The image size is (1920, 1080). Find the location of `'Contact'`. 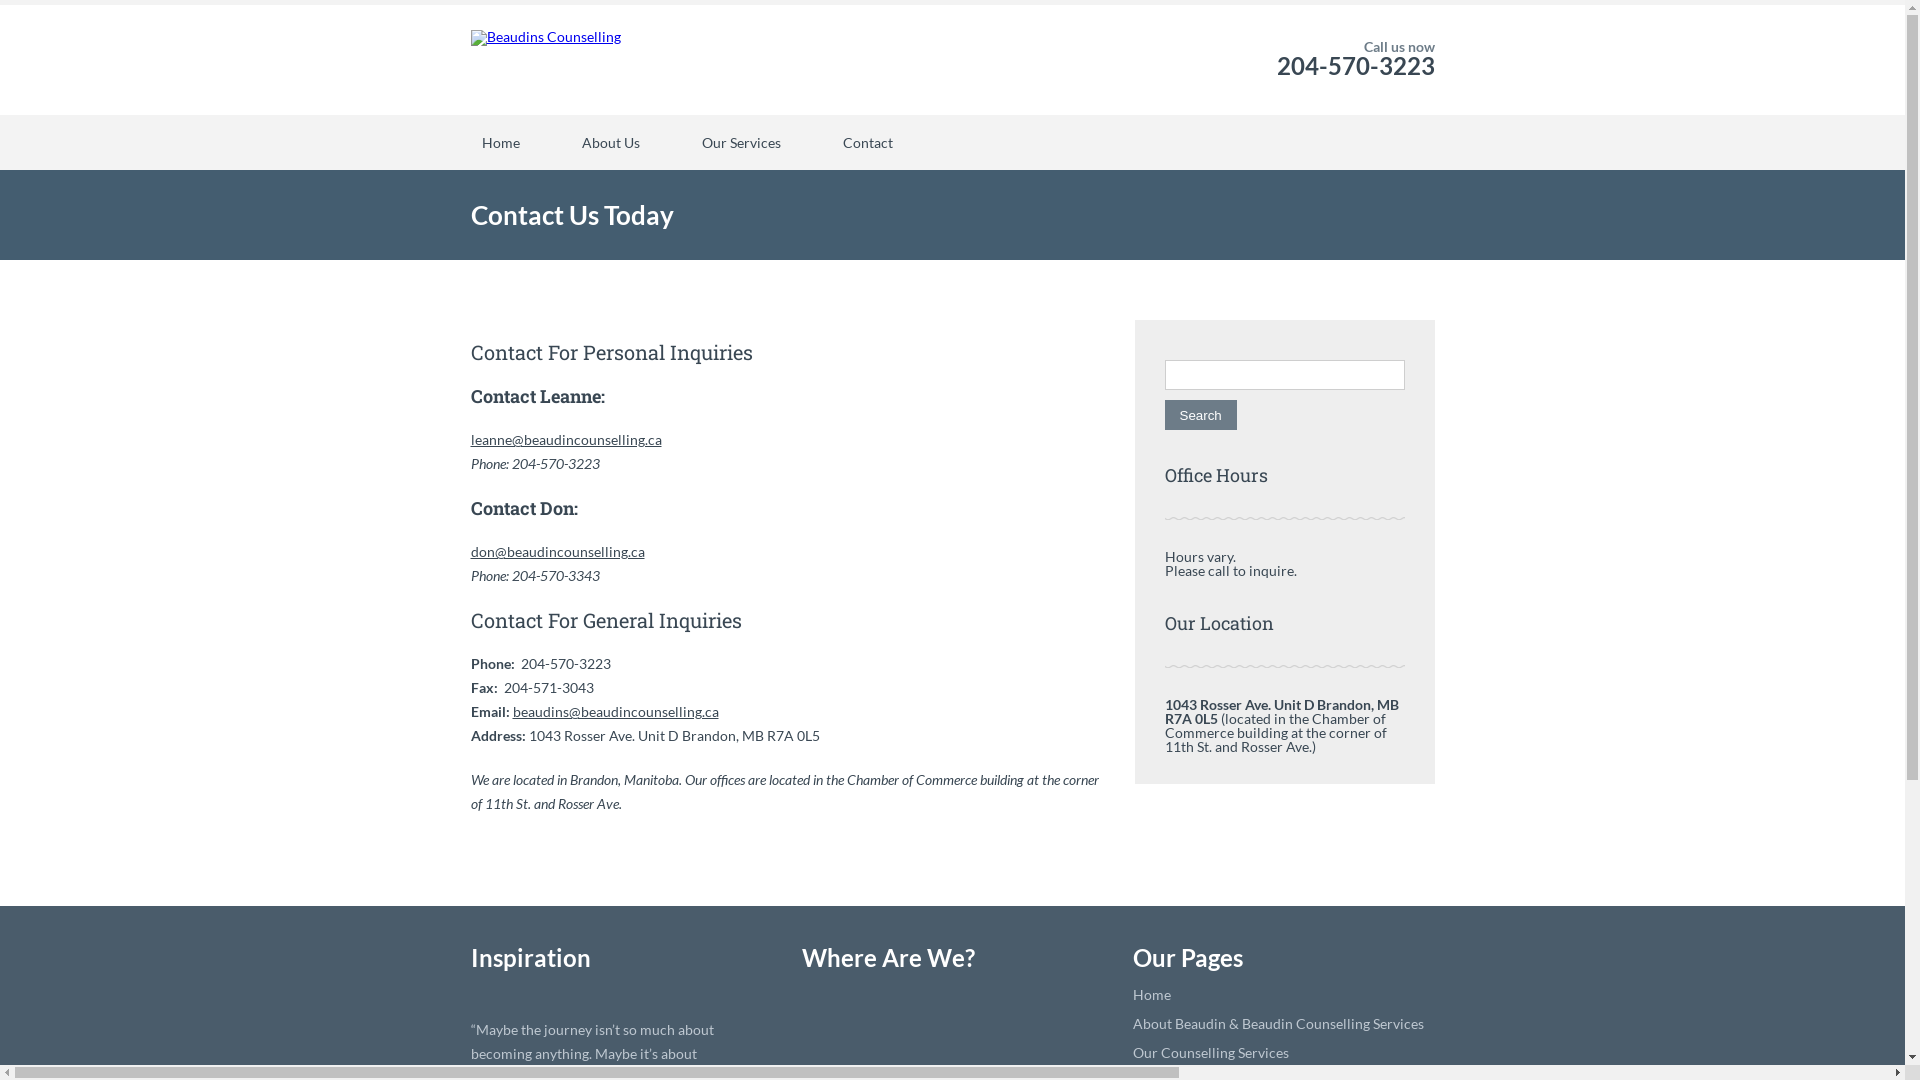

'Contact' is located at coordinates (868, 141).